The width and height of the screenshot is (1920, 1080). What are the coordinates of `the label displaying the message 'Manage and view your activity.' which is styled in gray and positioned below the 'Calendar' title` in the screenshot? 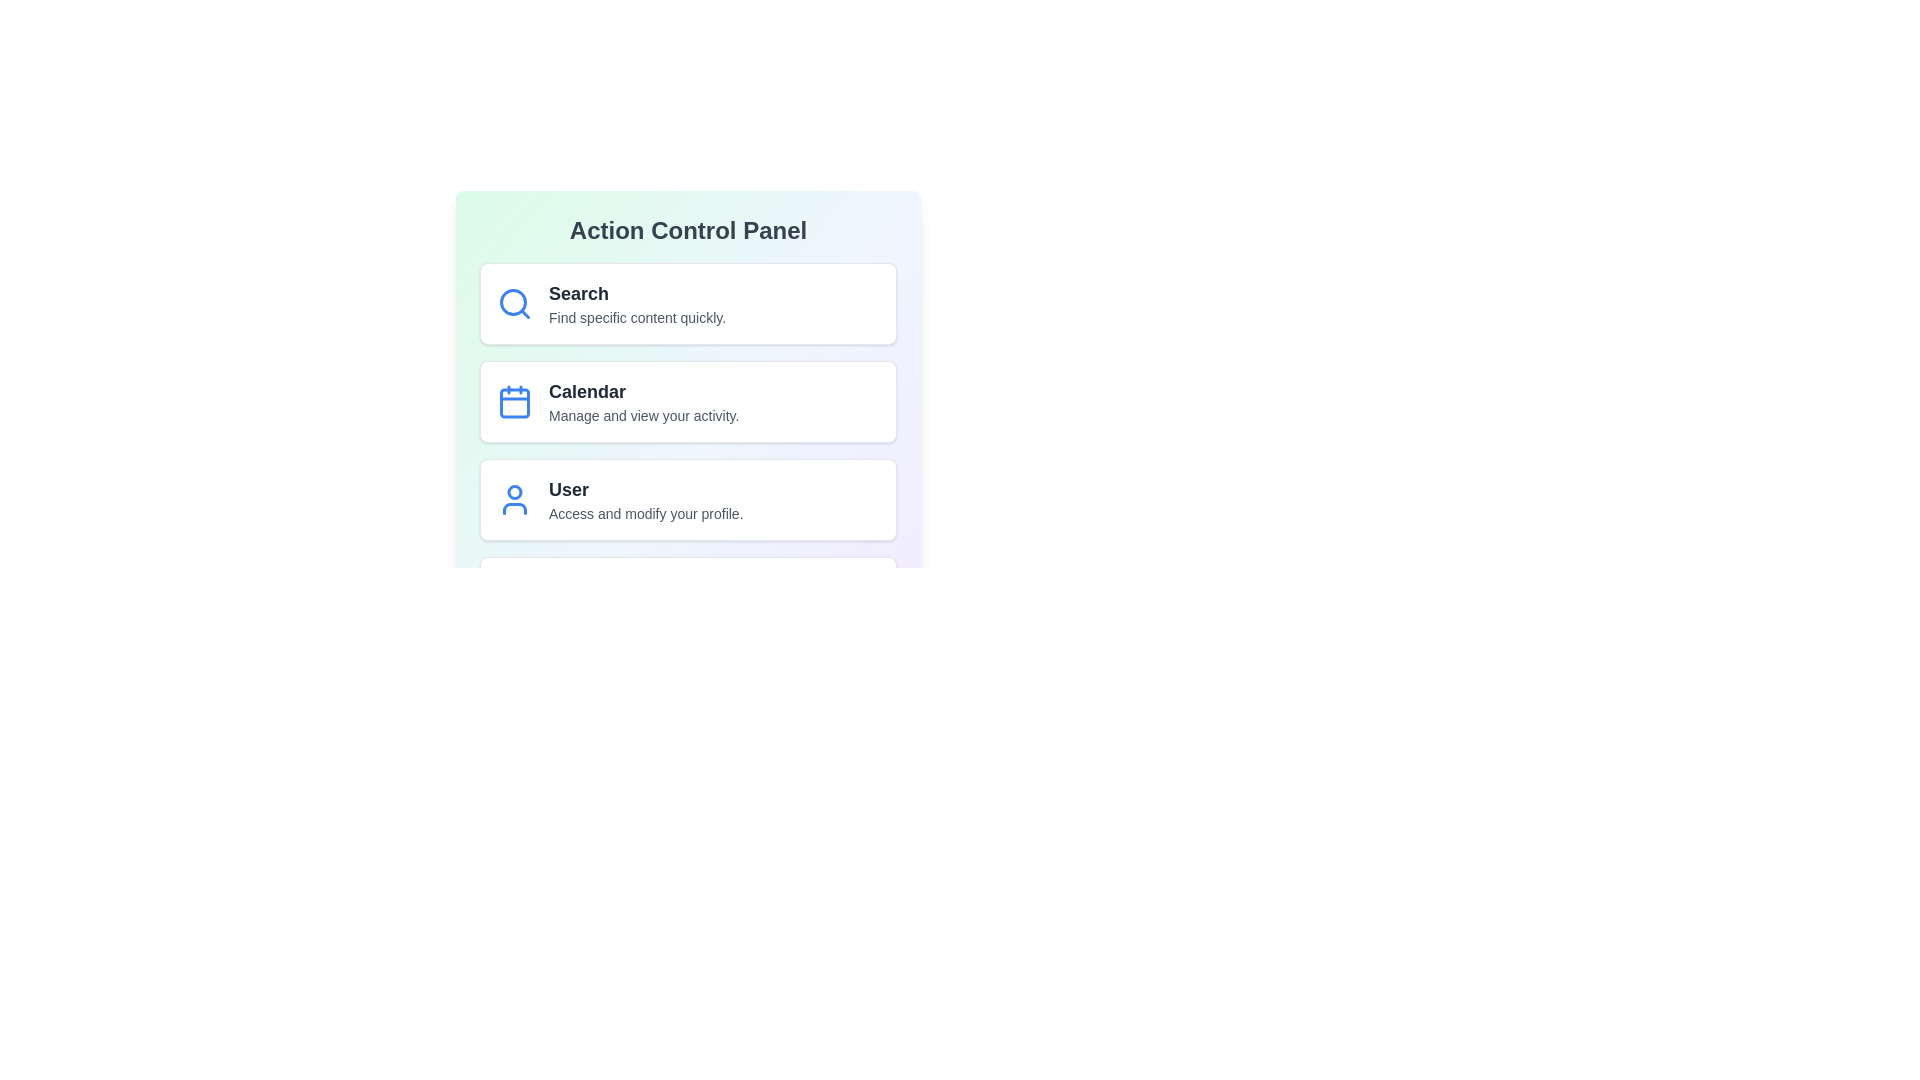 It's located at (644, 415).